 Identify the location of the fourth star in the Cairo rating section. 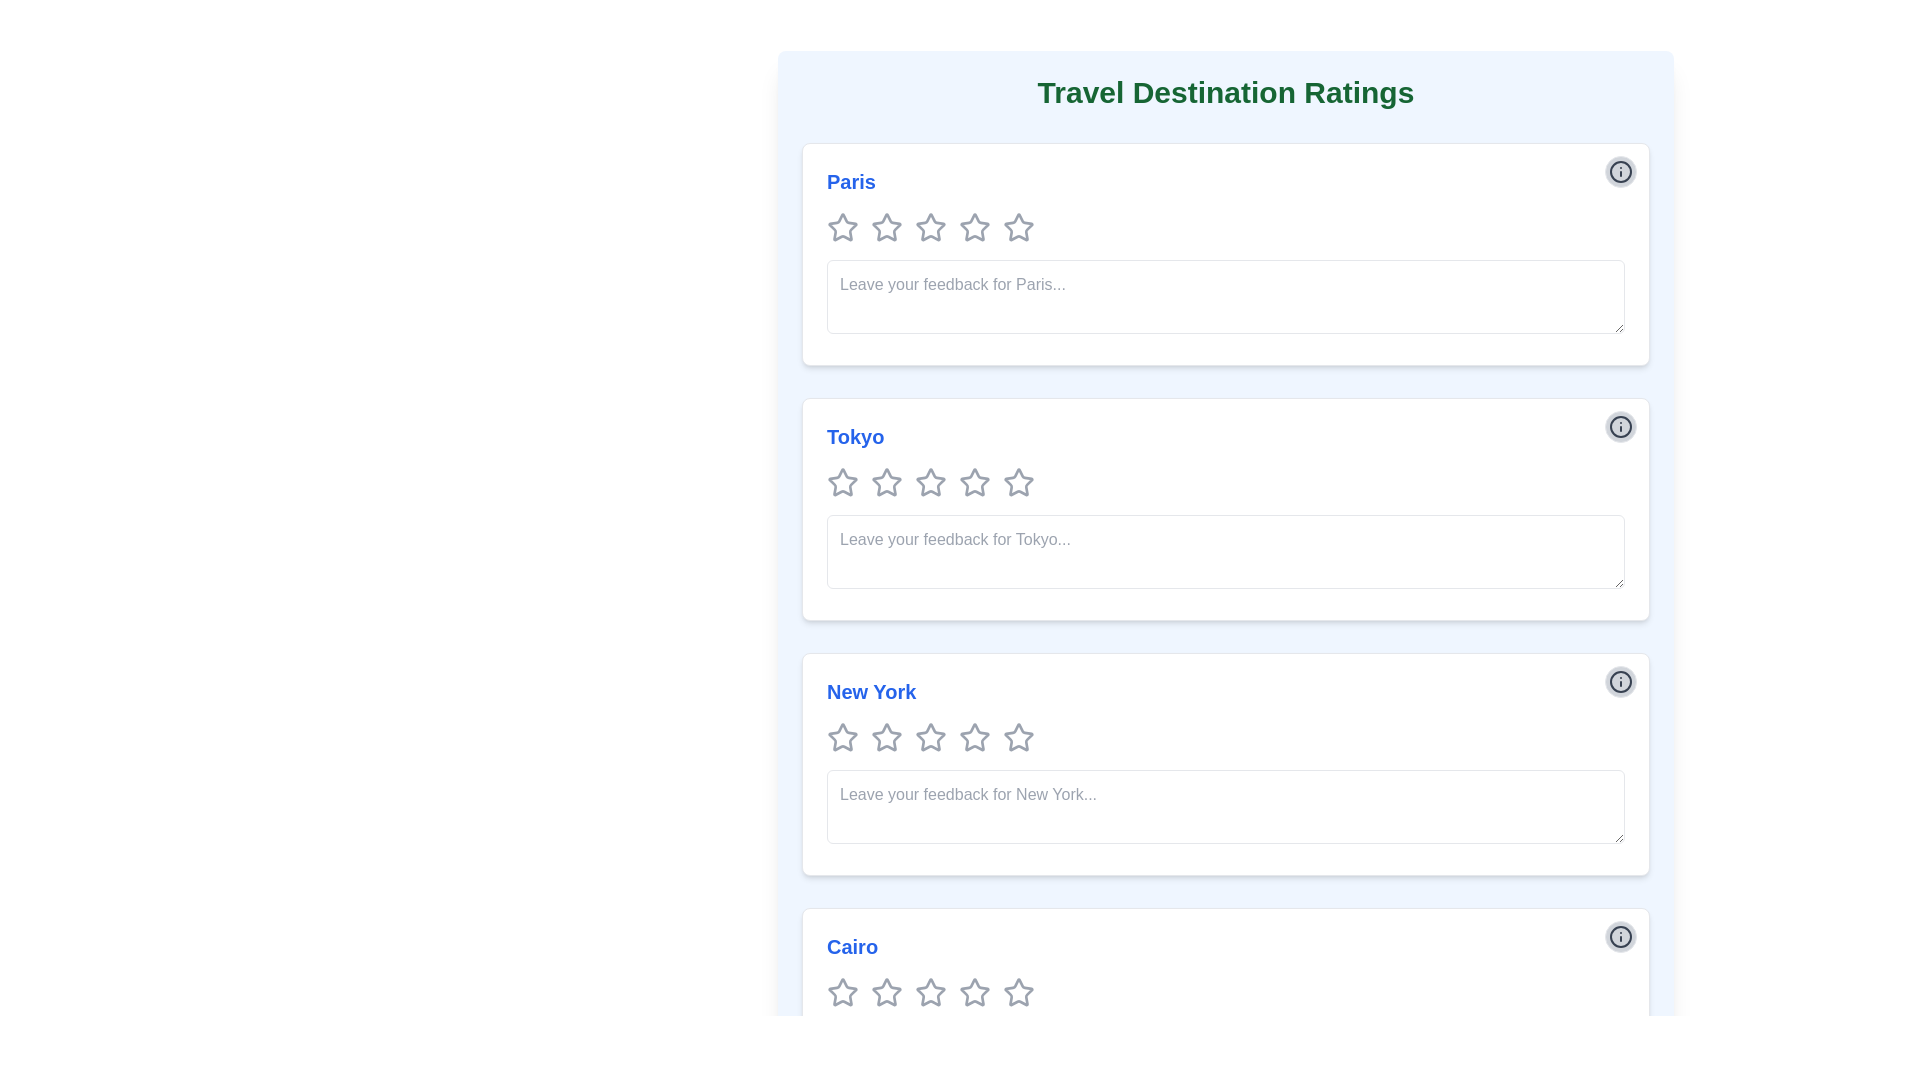
(930, 992).